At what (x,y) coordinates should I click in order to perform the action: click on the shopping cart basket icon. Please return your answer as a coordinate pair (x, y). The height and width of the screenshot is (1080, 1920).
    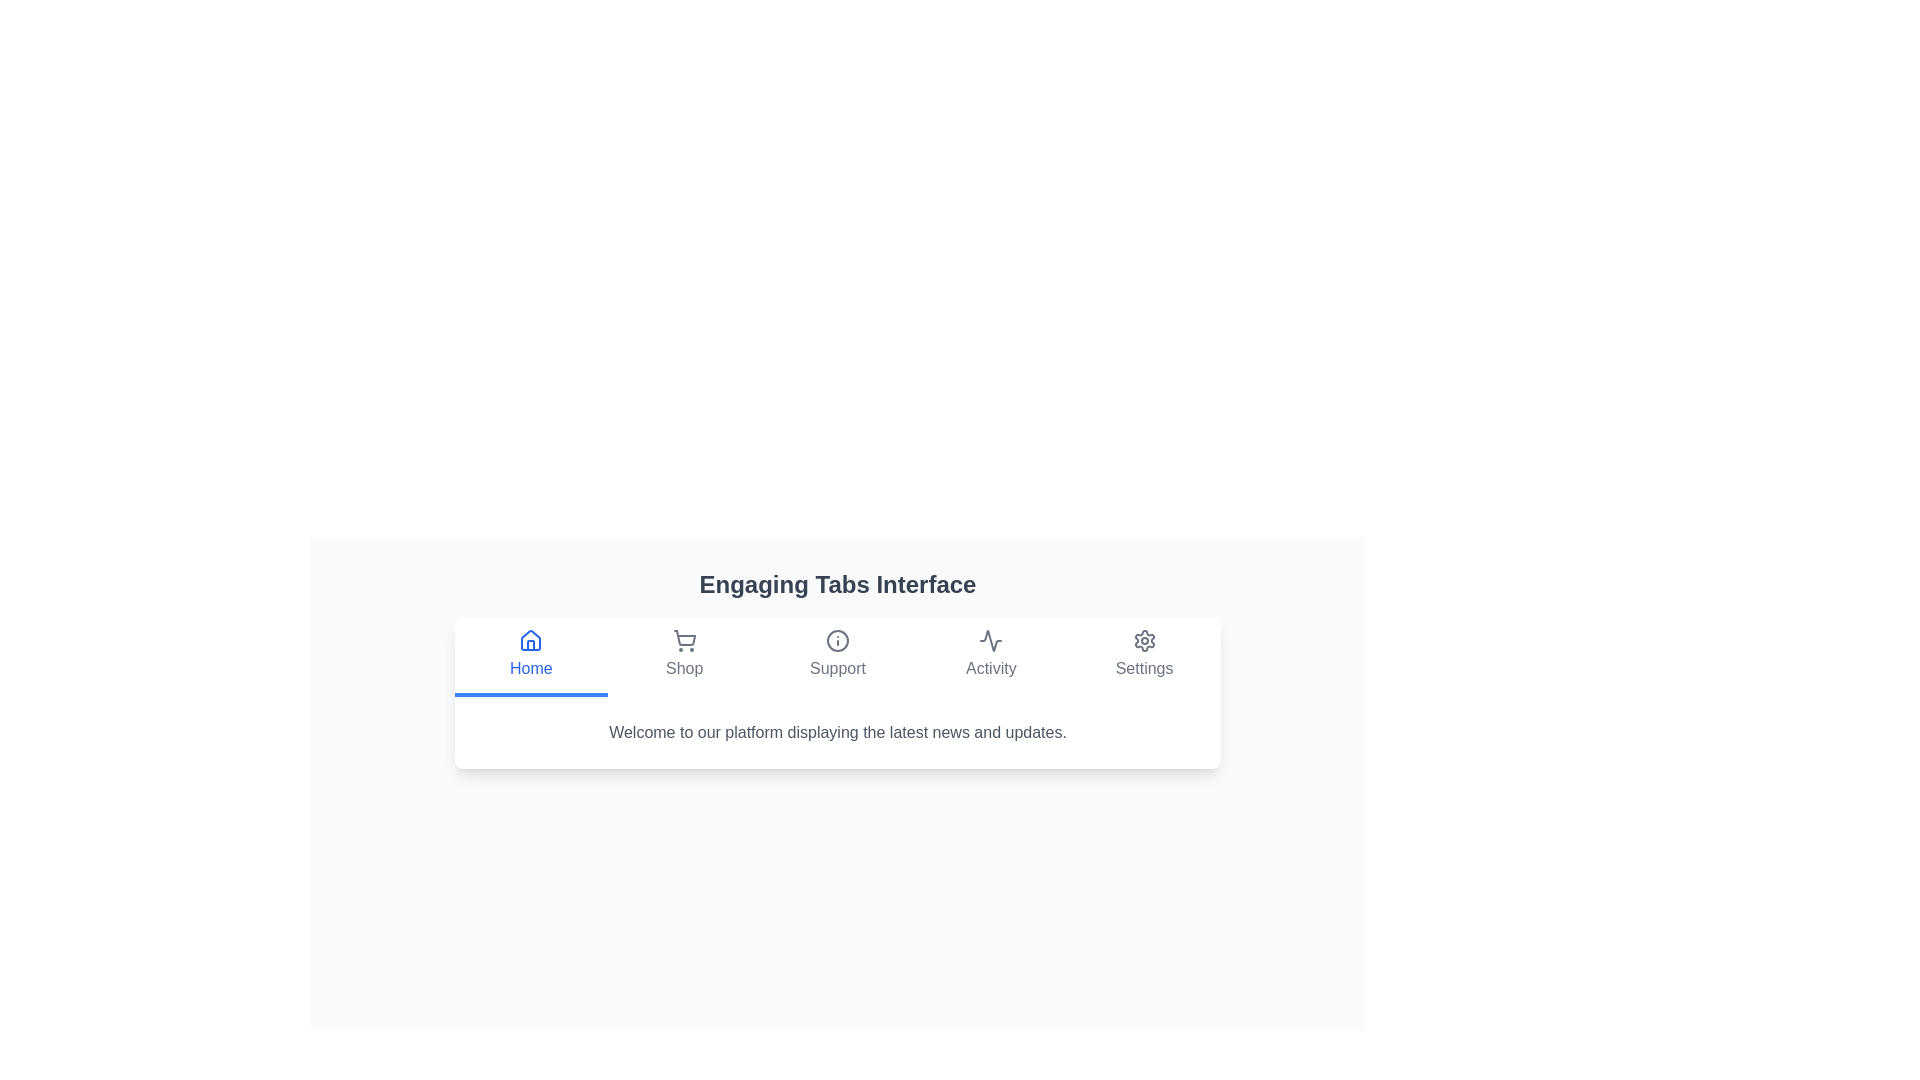
    Looking at the image, I should click on (684, 638).